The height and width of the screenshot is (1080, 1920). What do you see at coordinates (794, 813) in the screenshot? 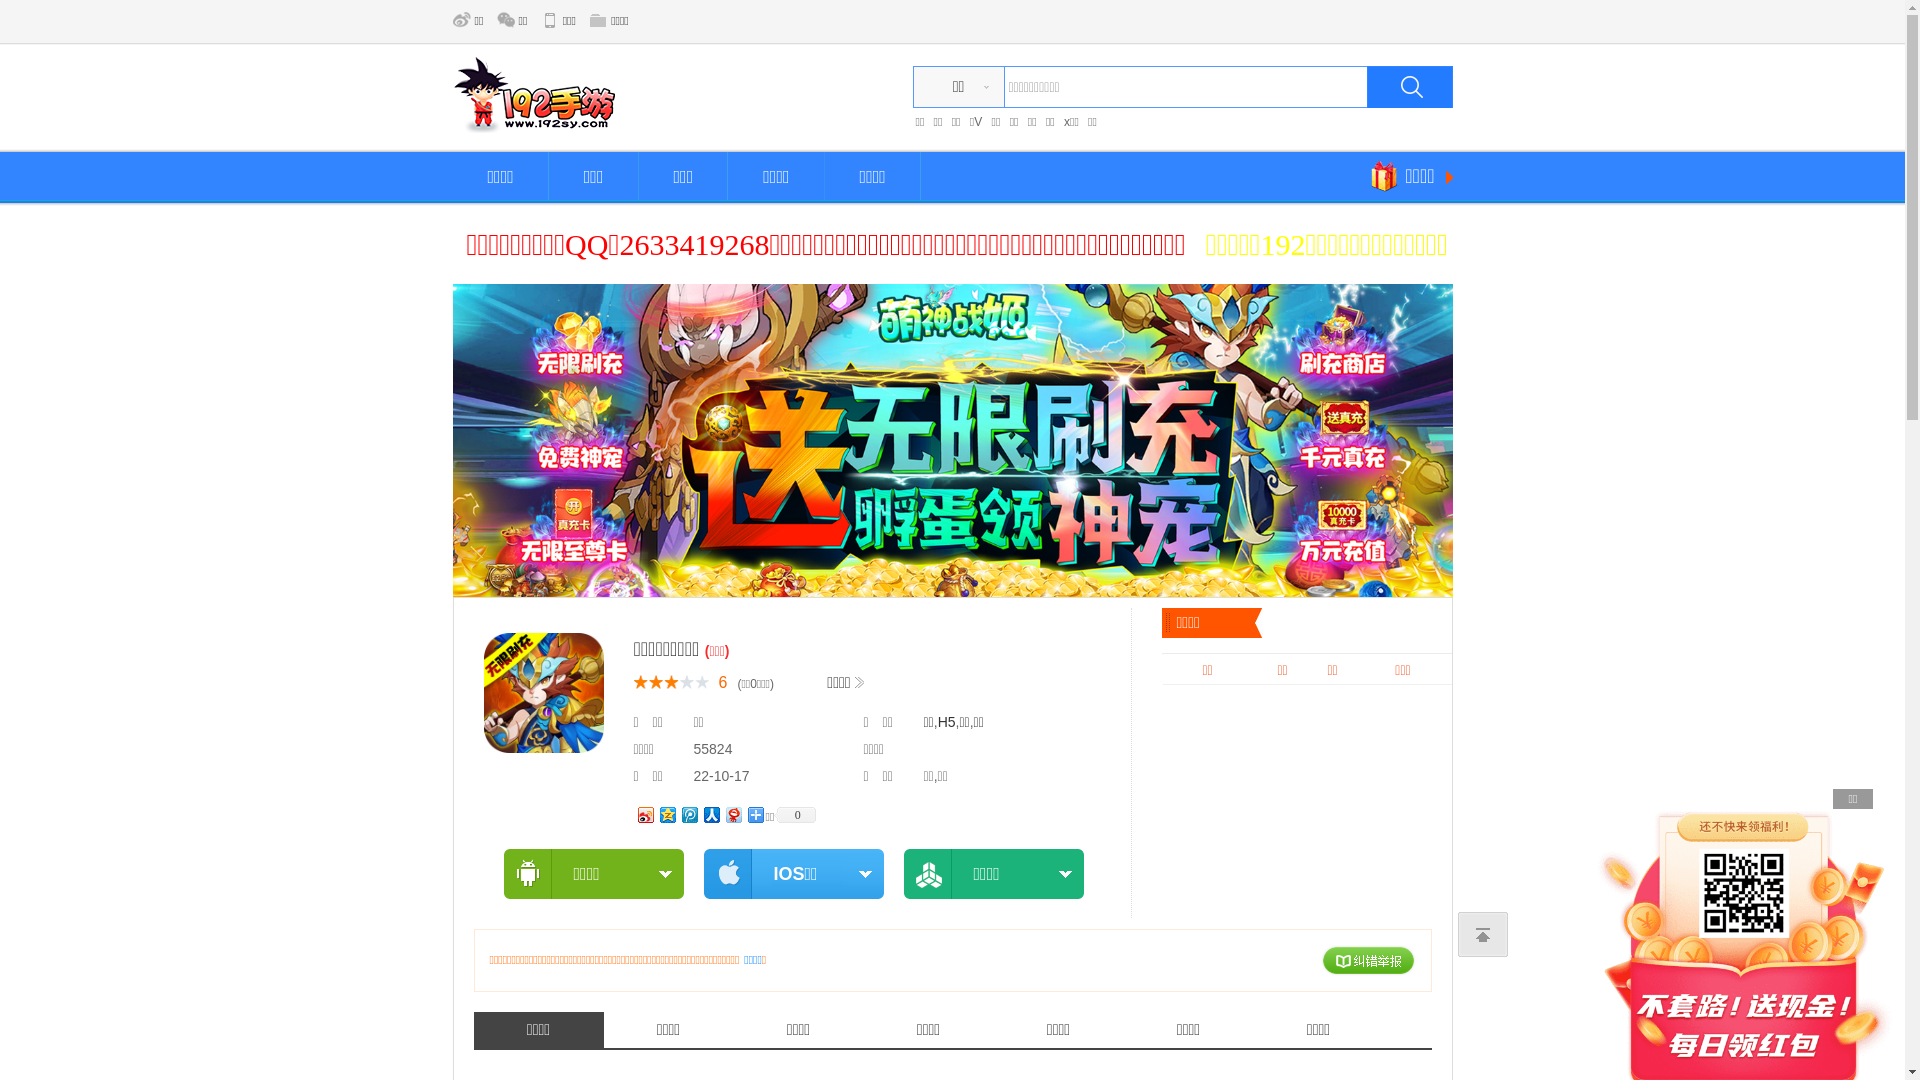
I see `'0'` at bounding box center [794, 813].